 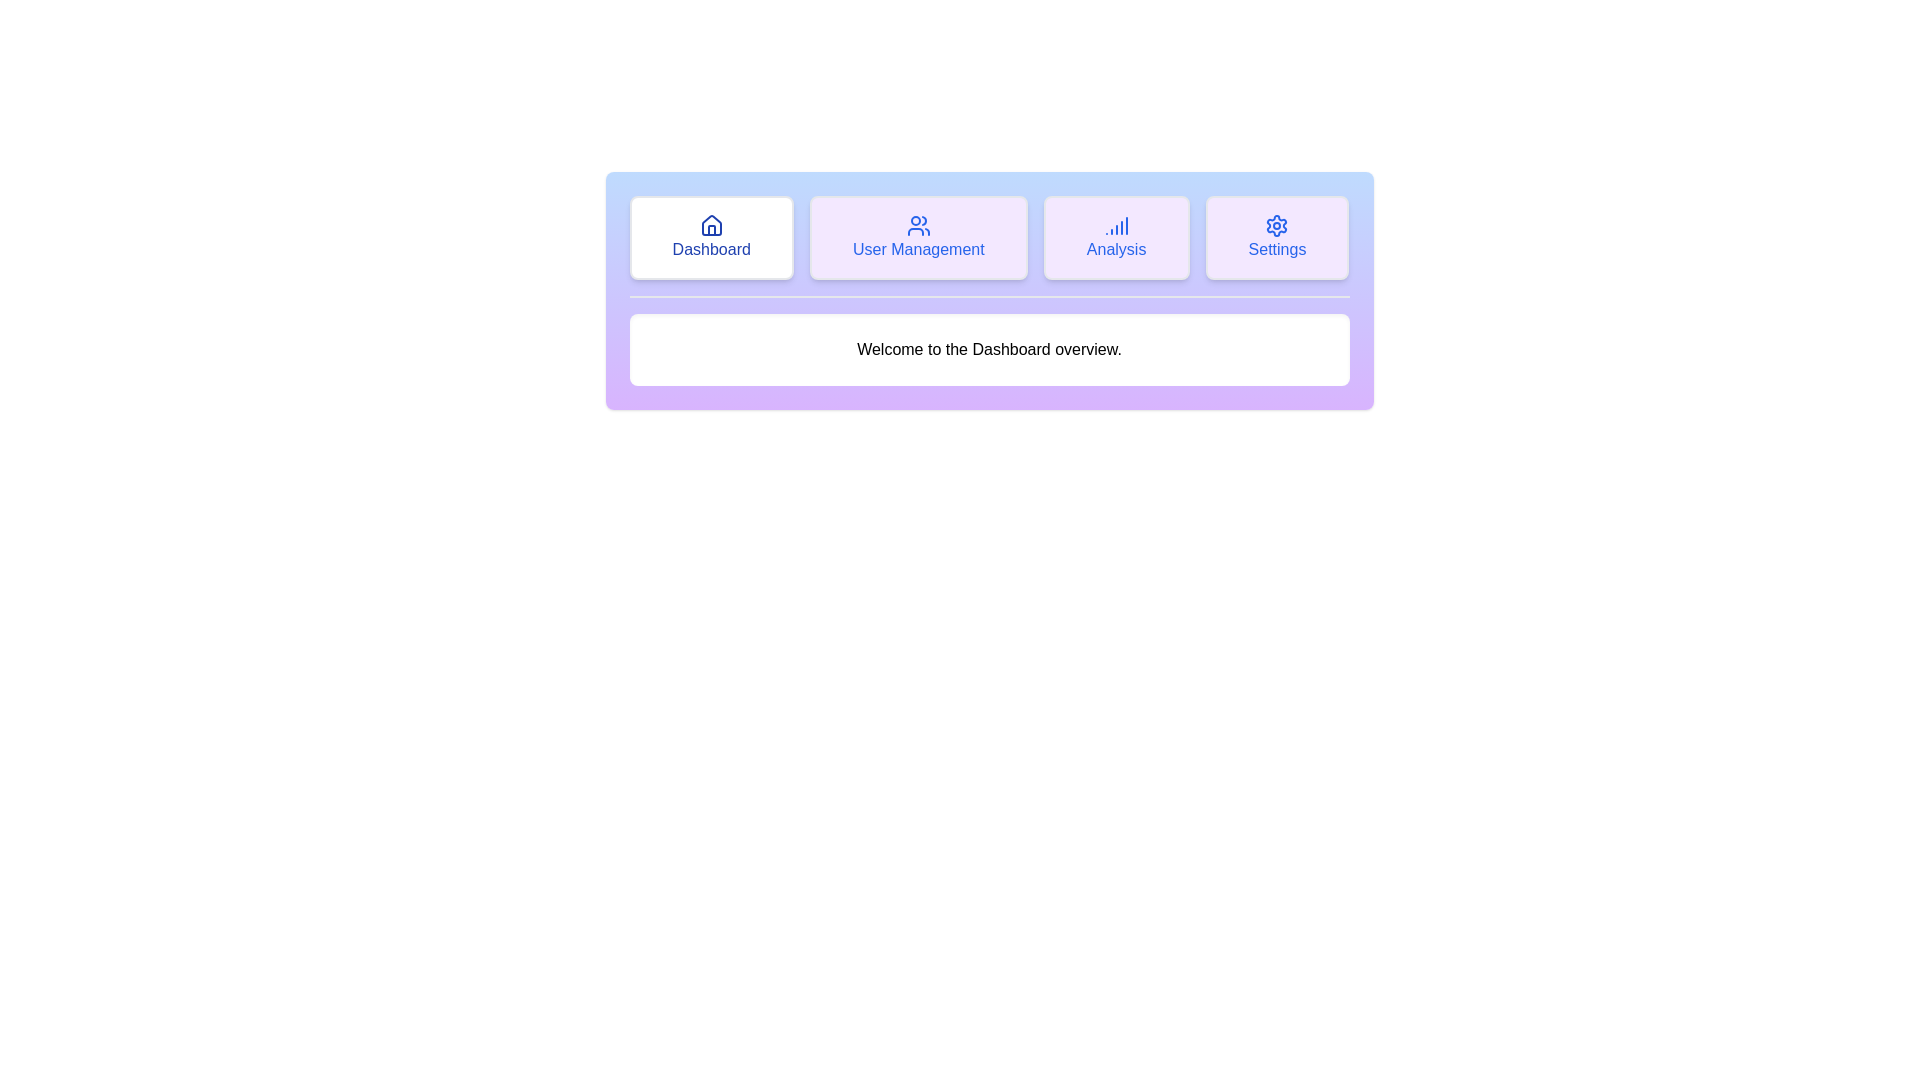 What do you see at coordinates (1276, 237) in the screenshot?
I see `the settings button styled as a card located at the top right corner of the feature cards row, which is the fourth card after 'Dashboard', 'User Management', and 'Analysis', to trigger the visual effect` at bounding box center [1276, 237].